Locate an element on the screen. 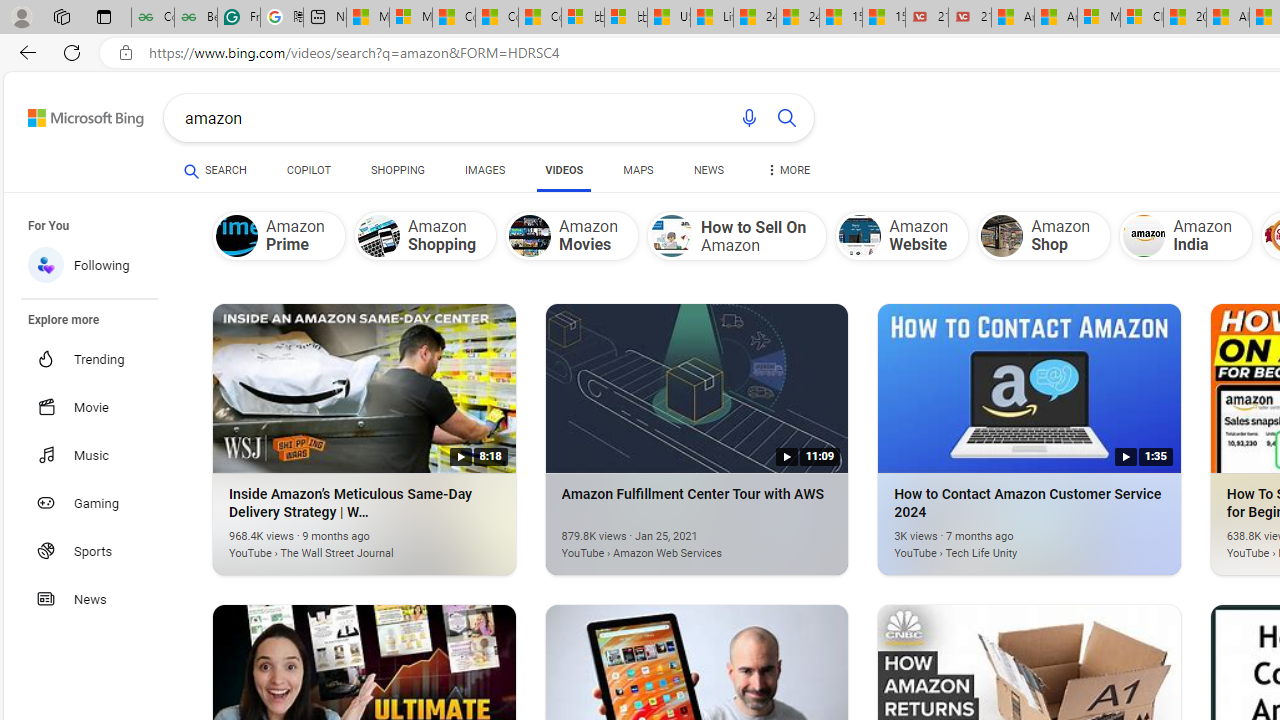 Image resolution: width=1280 pixels, height=720 pixels. '15 Ways Modern Life Contradicts the Teachings of Jesus' is located at coordinates (882, 17).